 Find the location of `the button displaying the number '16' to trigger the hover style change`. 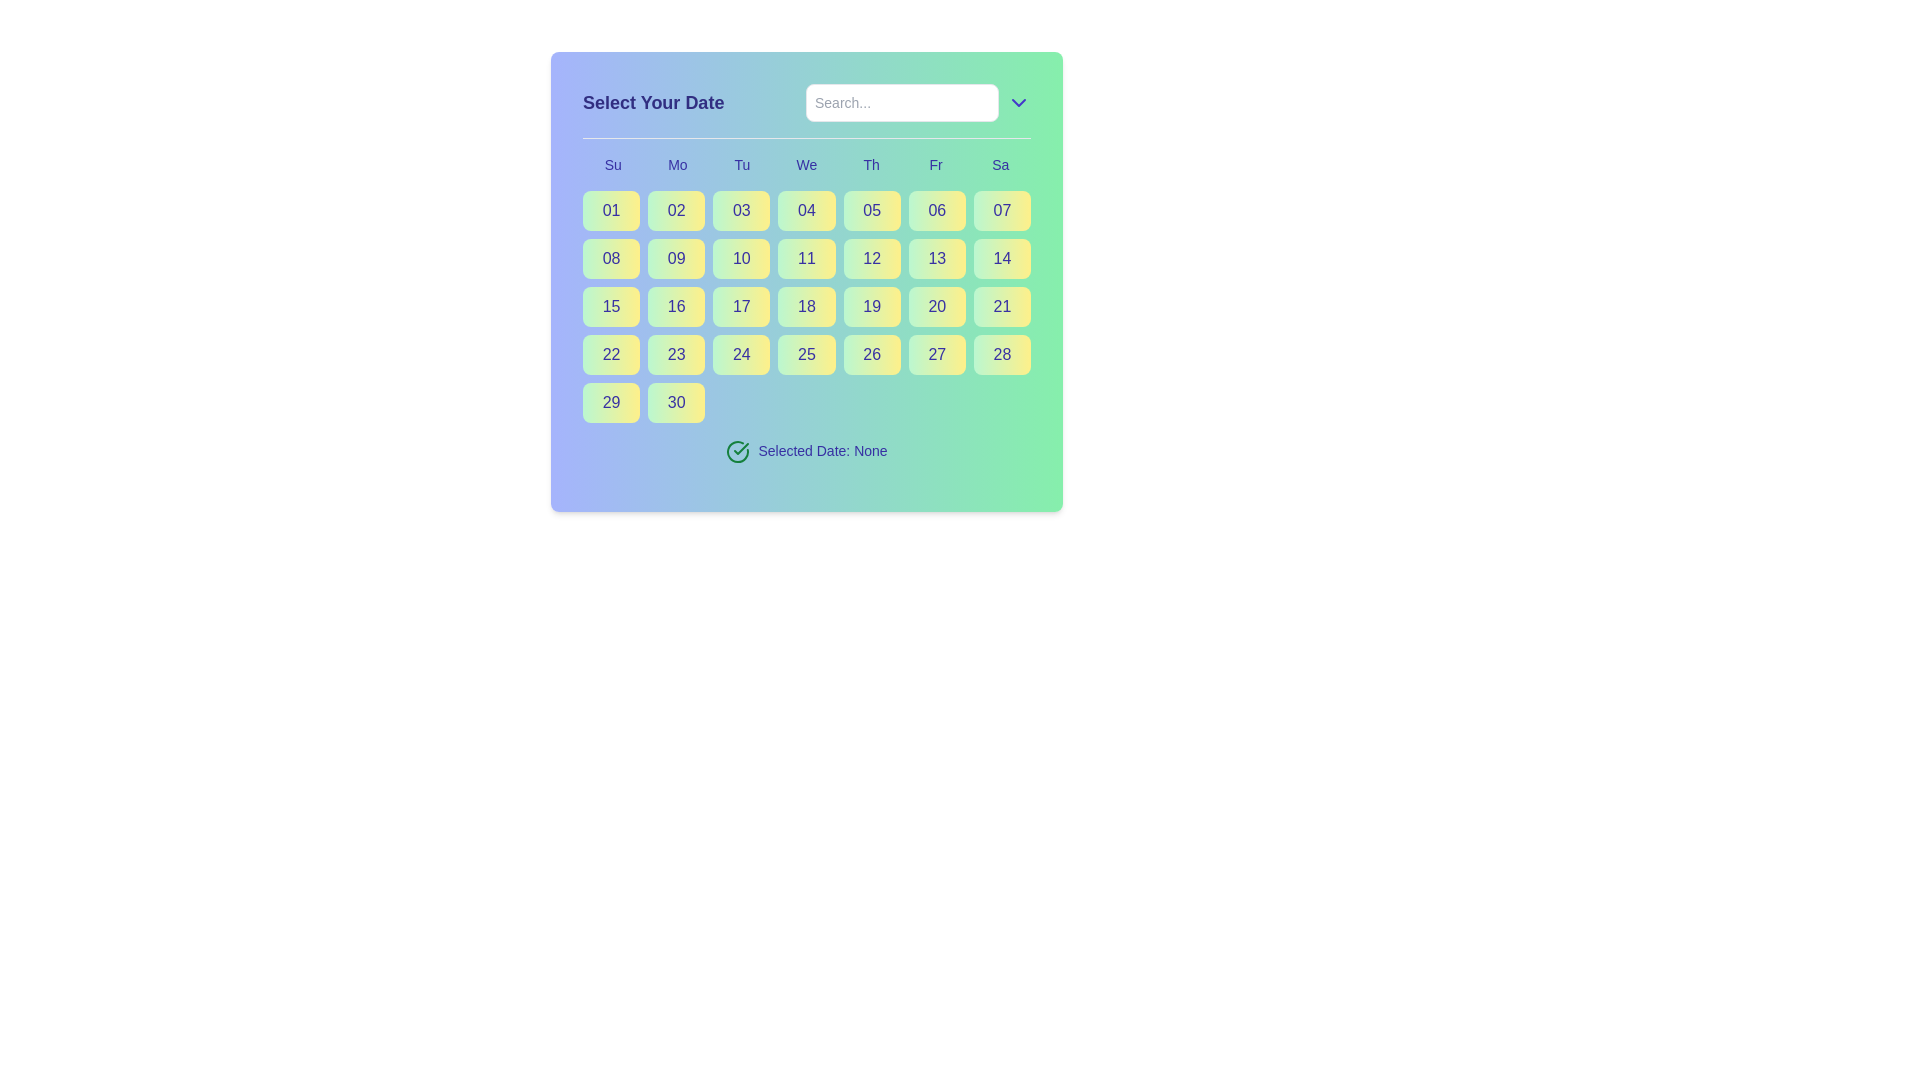

the button displaying the number '16' to trigger the hover style change is located at coordinates (676, 307).